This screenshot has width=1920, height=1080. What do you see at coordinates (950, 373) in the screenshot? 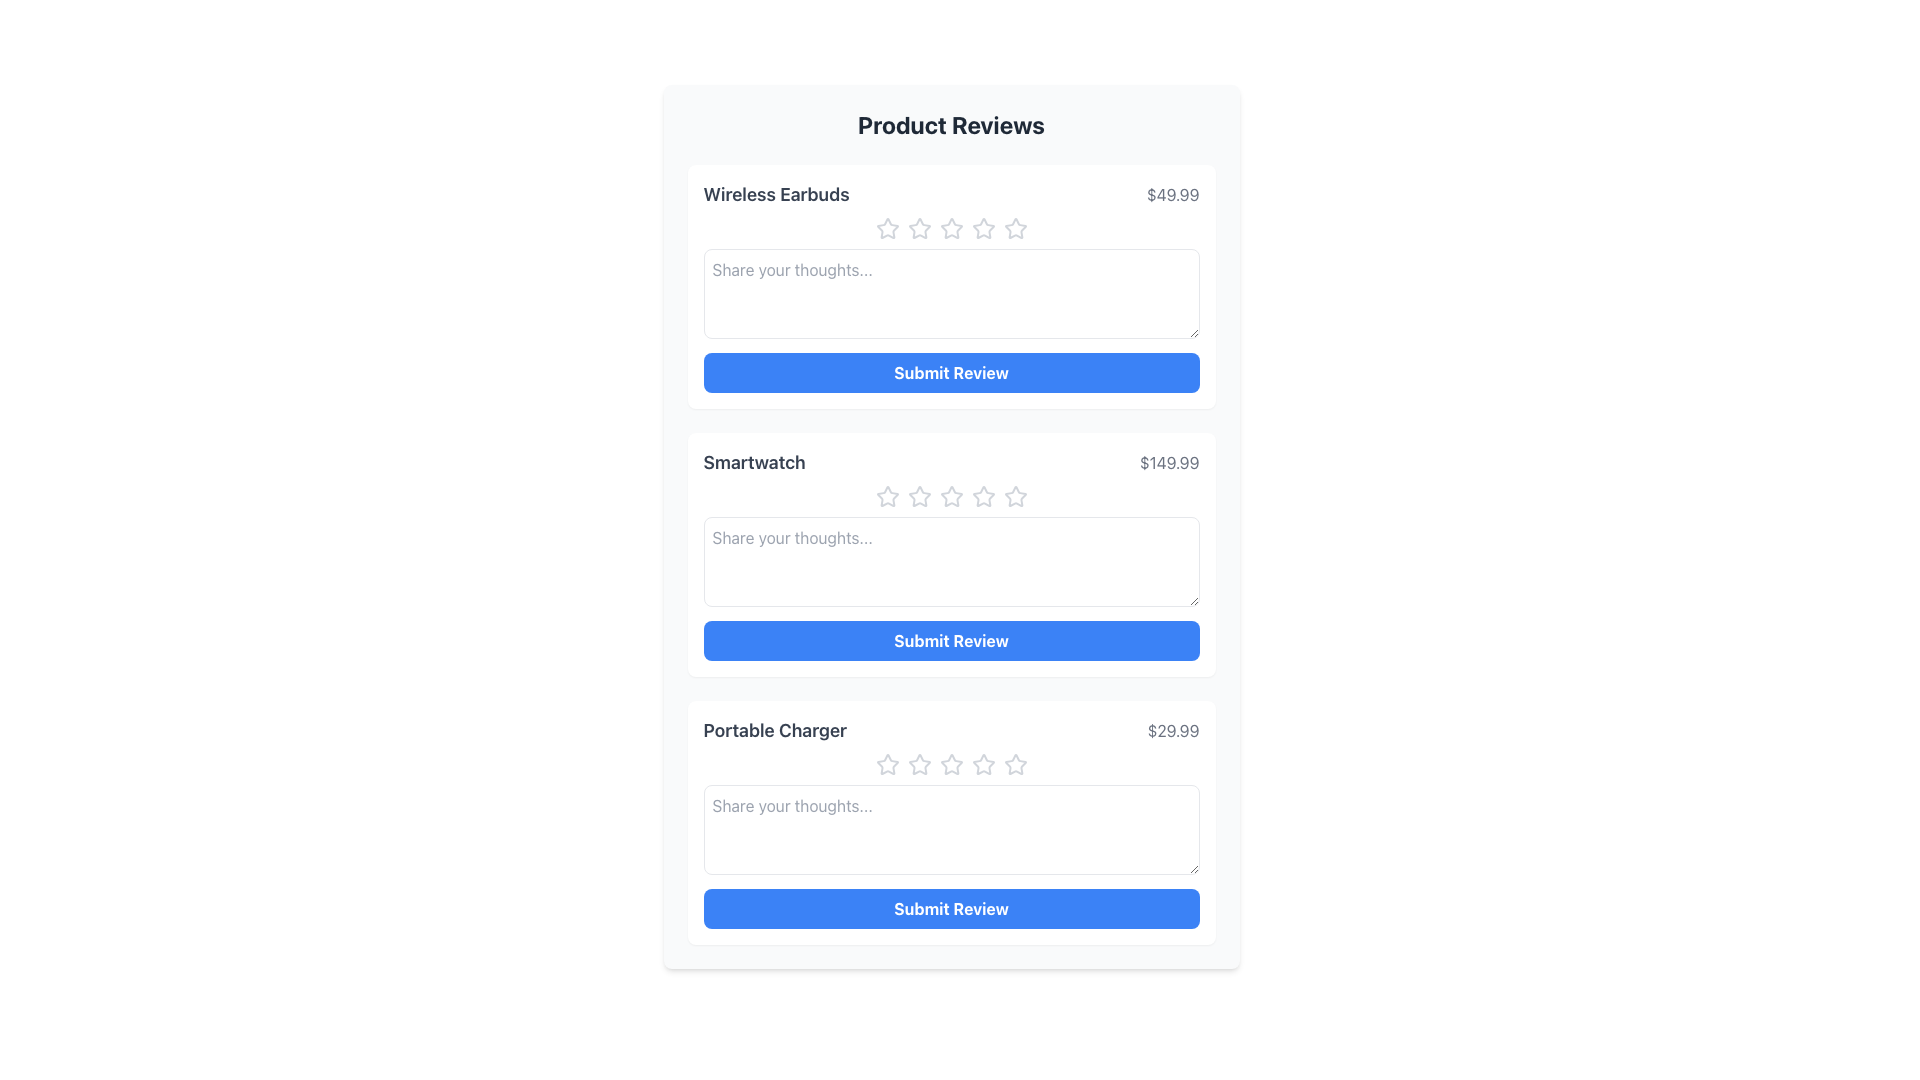
I see `the rectangular button with a solid blue background and white bold text that reads 'Submit Review'` at bounding box center [950, 373].